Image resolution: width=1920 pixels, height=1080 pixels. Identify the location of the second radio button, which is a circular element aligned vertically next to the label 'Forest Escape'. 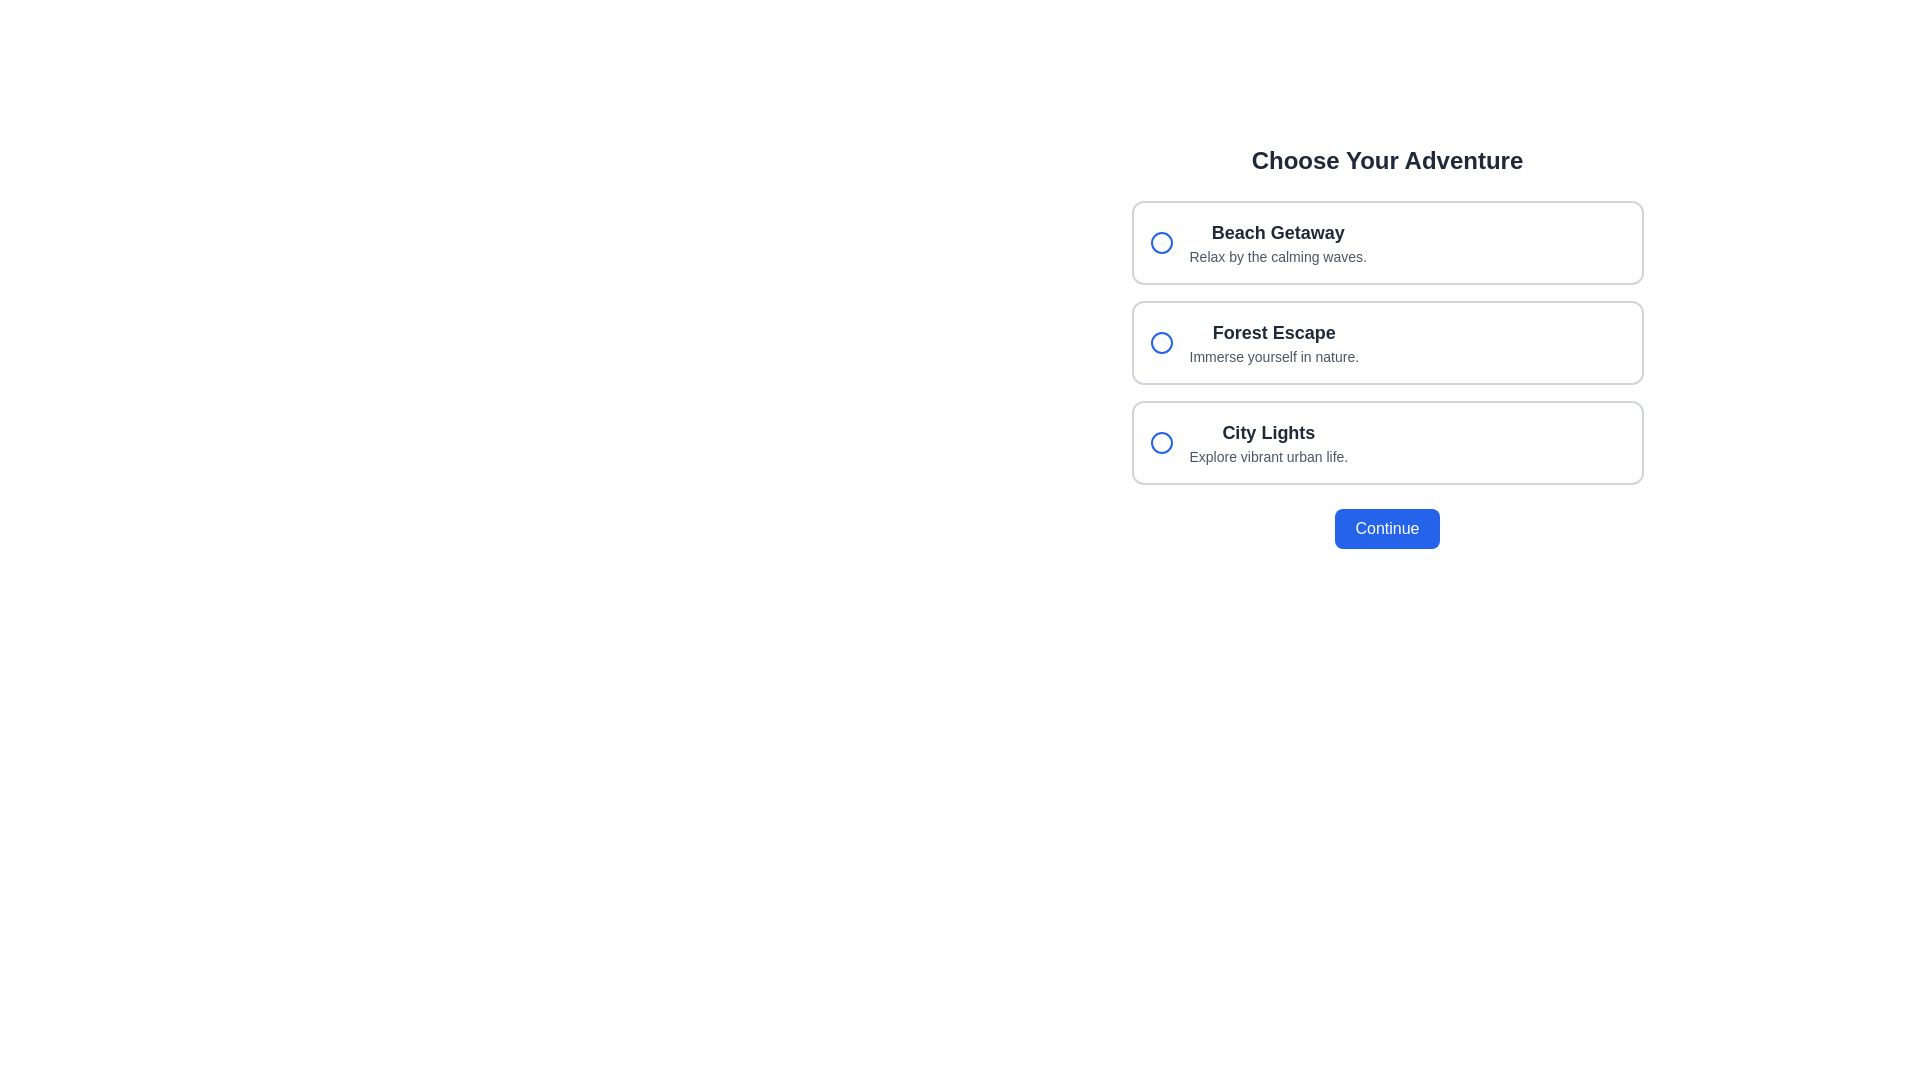
(1161, 342).